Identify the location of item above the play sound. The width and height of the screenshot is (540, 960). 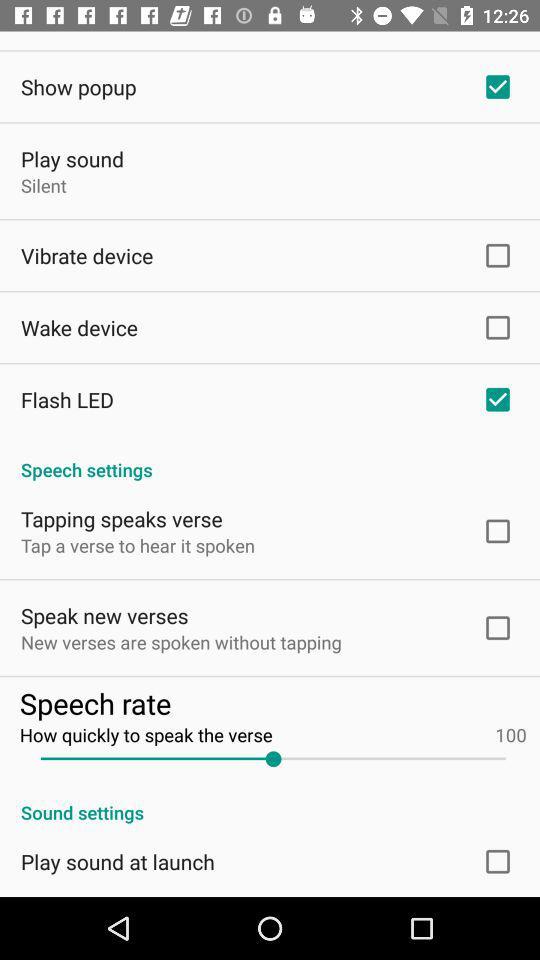
(77, 86).